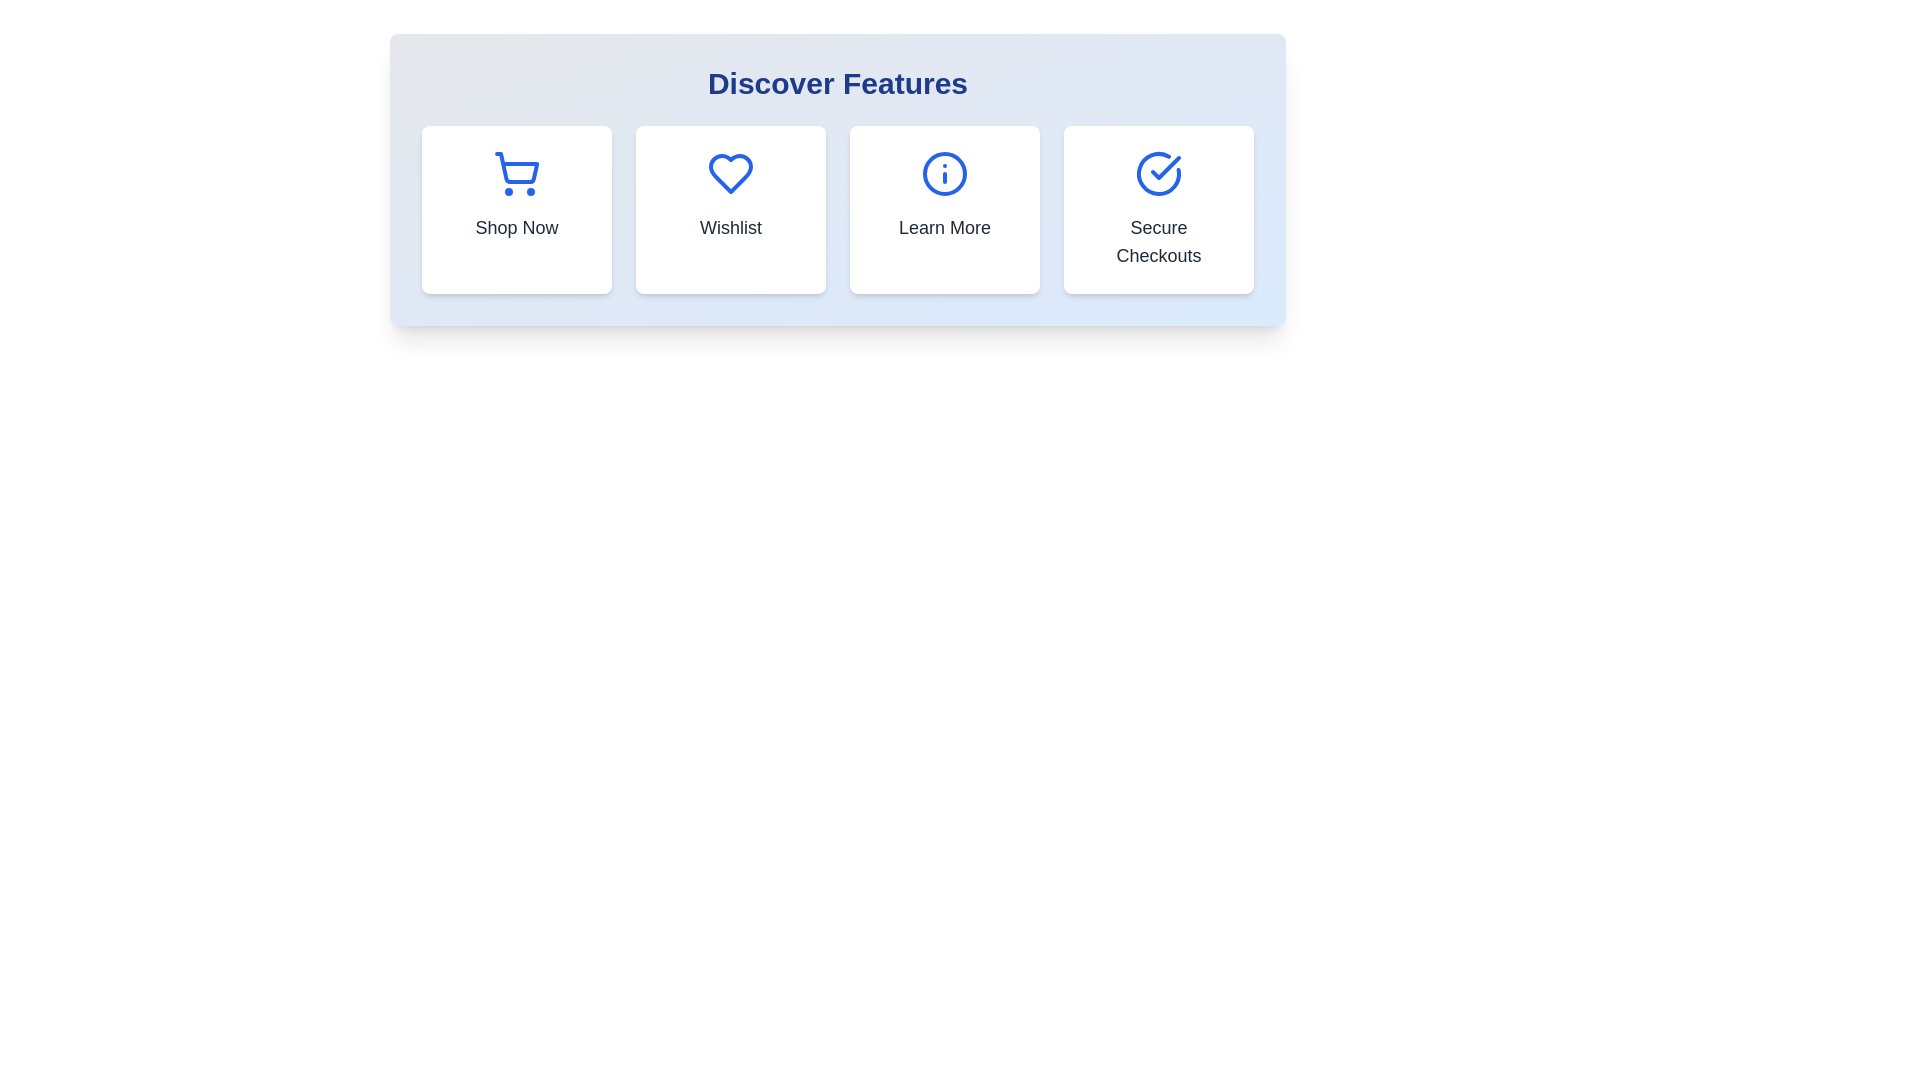  What do you see at coordinates (517, 226) in the screenshot?
I see `text label located below the blue shopping cart icon in the leftmost interactive block` at bounding box center [517, 226].